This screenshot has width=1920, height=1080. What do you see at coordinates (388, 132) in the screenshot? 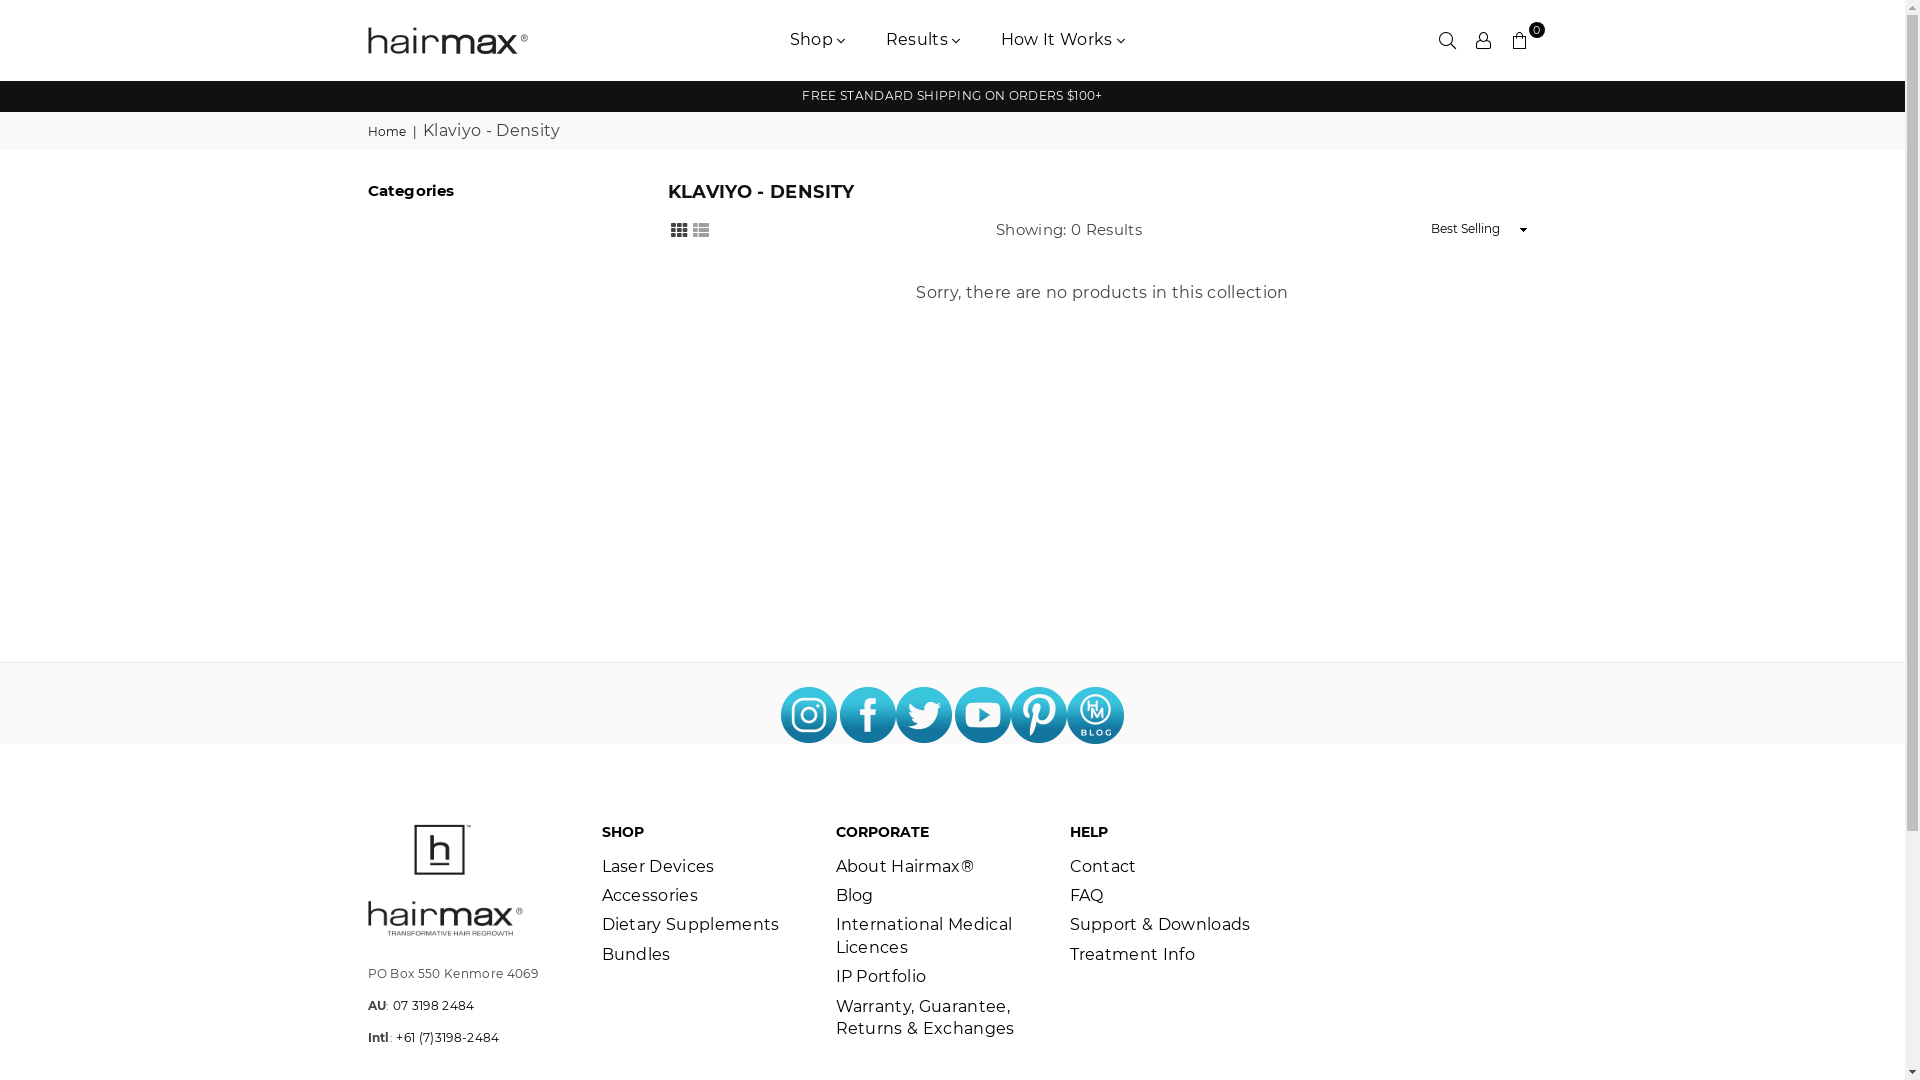
I see `'Home'` at bounding box center [388, 132].